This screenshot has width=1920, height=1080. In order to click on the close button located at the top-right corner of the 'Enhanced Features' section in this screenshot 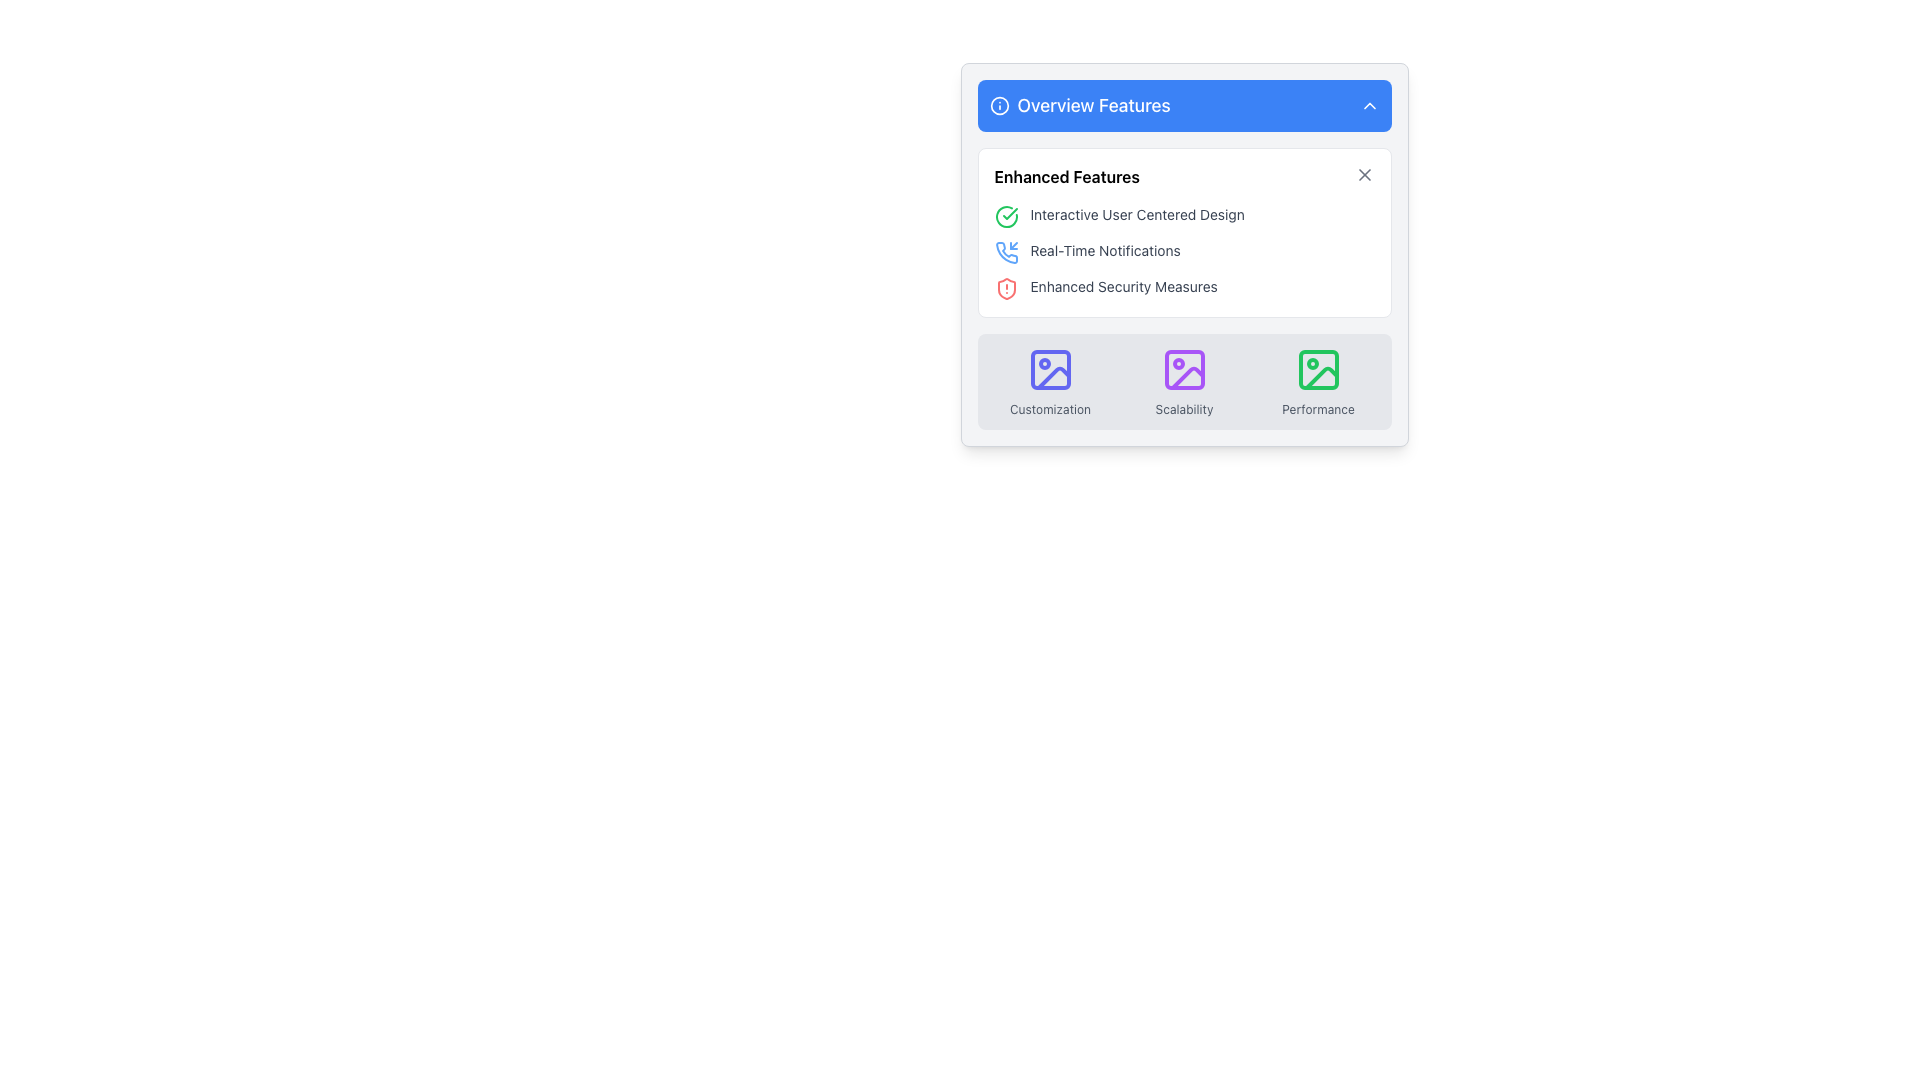, I will do `click(1363, 173)`.